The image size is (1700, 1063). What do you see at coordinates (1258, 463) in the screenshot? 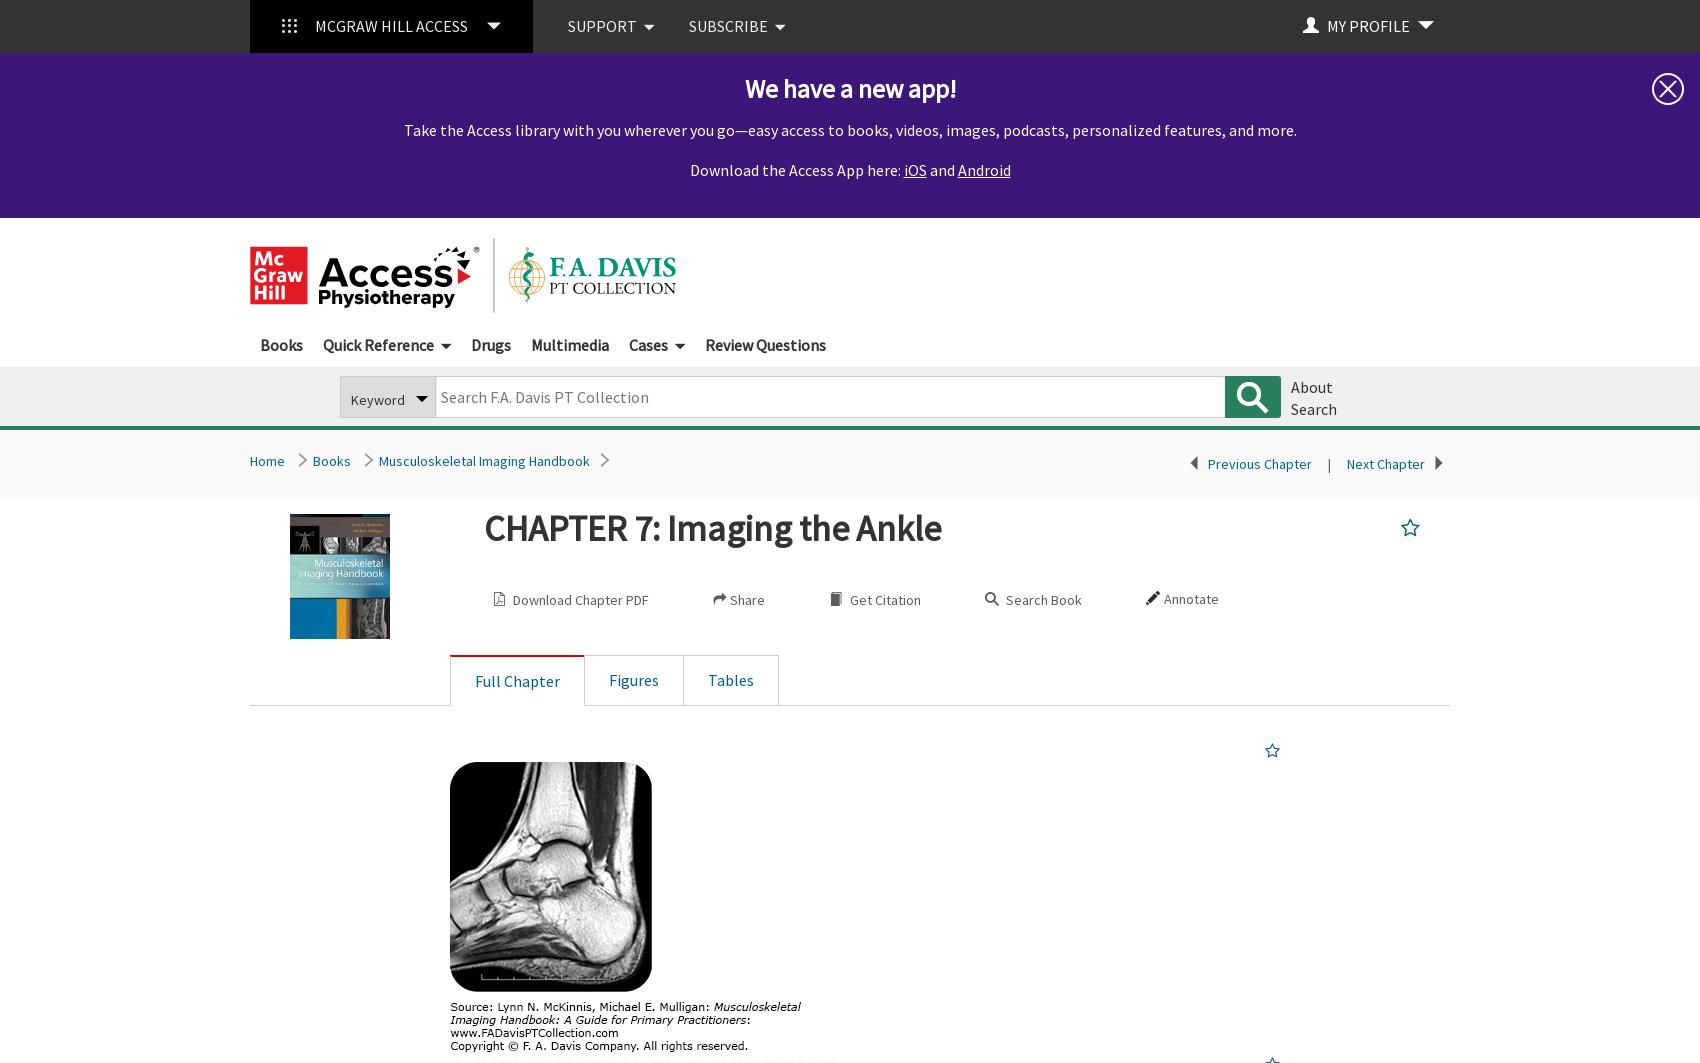
I see `'Previous Chapter'` at bounding box center [1258, 463].